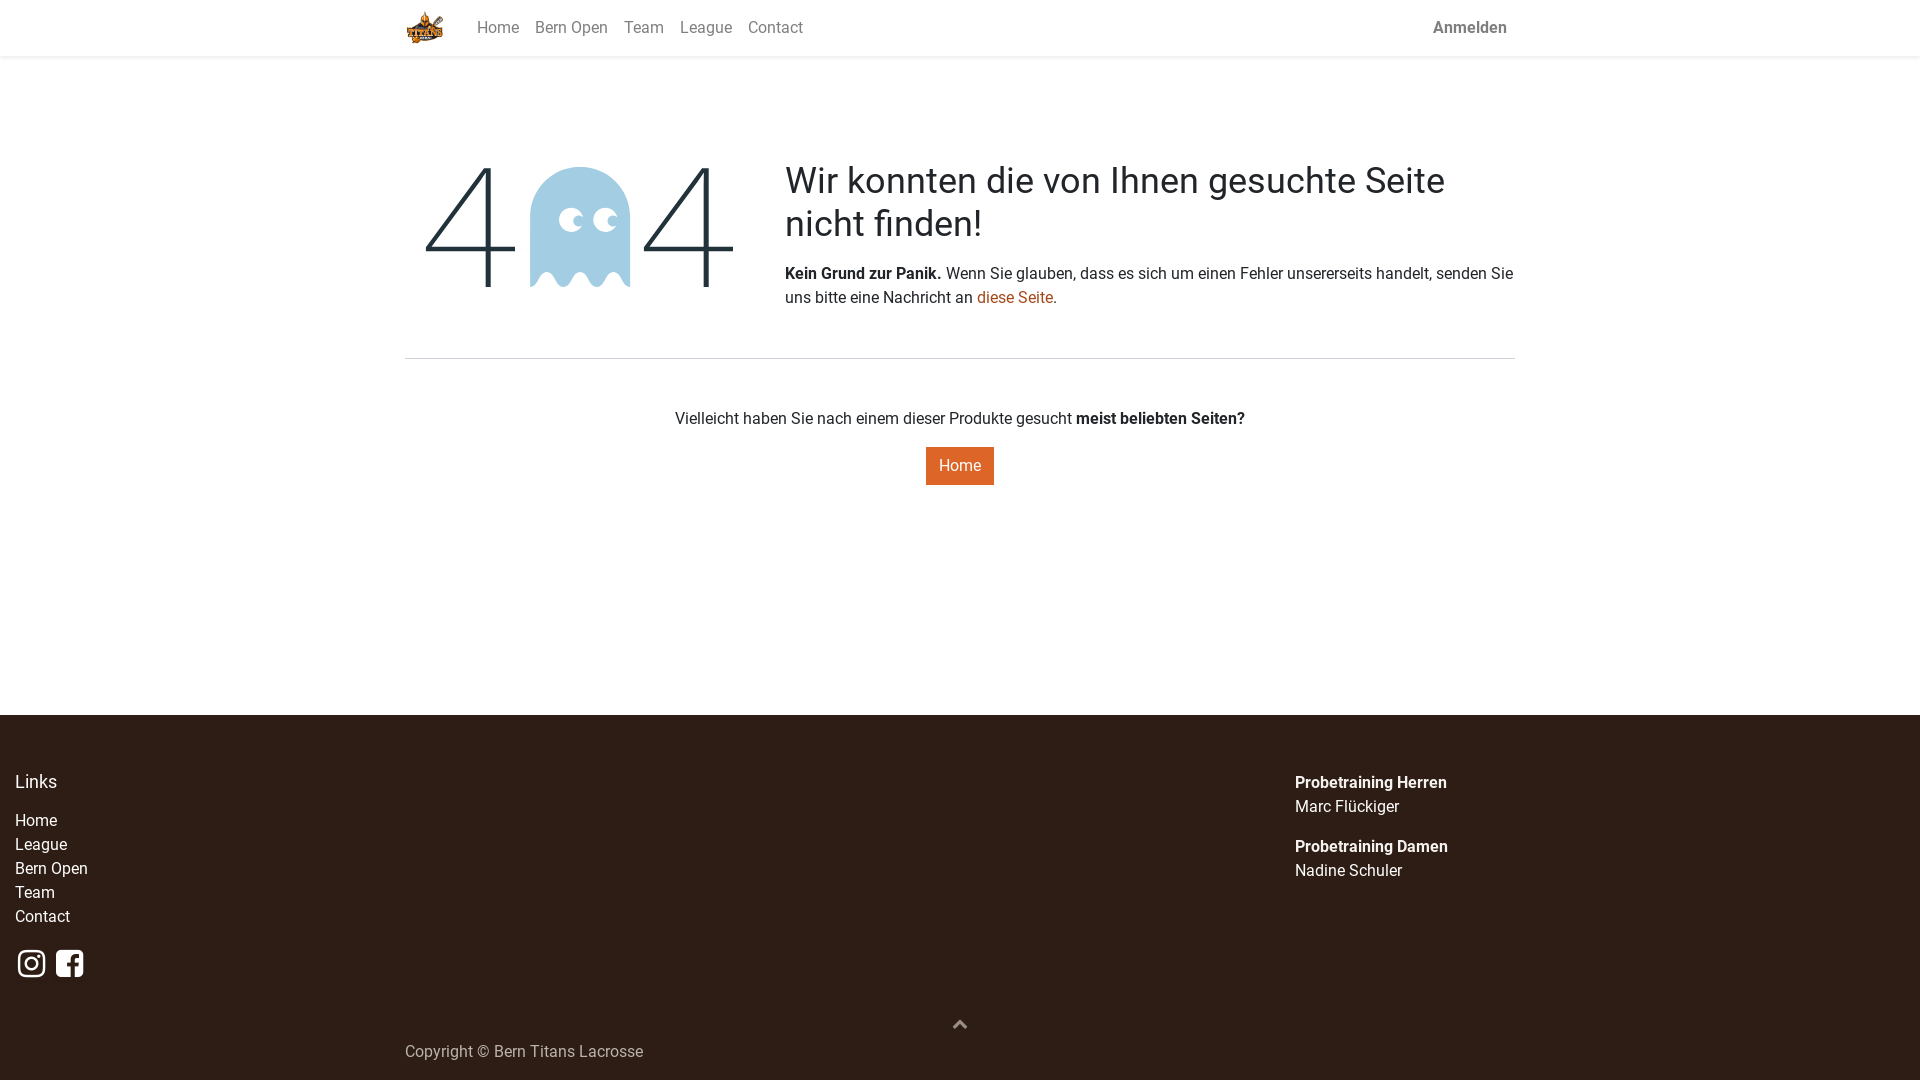 The height and width of the screenshot is (1080, 1920). What do you see at coordinates (570, 27) in the screenshot?
I see `'Bern Open'` at bounding box center [570, 27].